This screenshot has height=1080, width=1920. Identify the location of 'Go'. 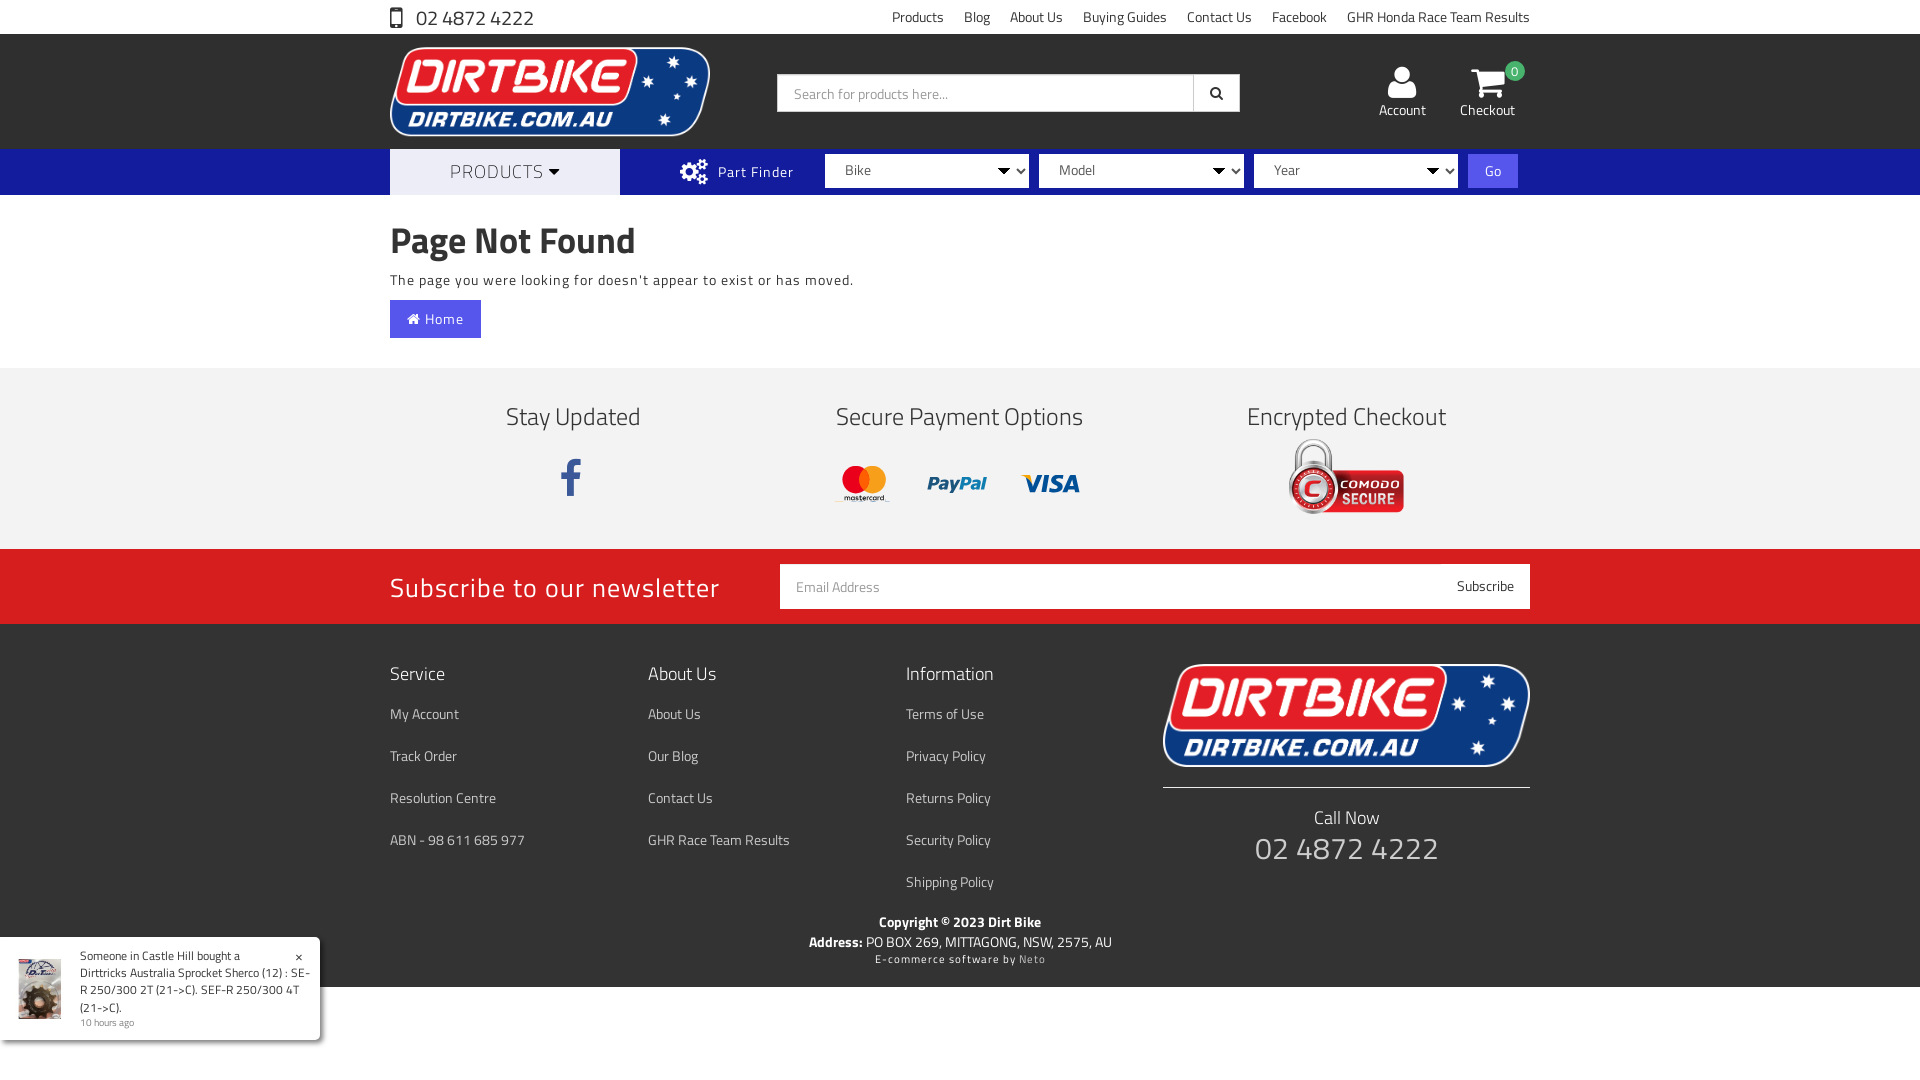
(1492, 169).